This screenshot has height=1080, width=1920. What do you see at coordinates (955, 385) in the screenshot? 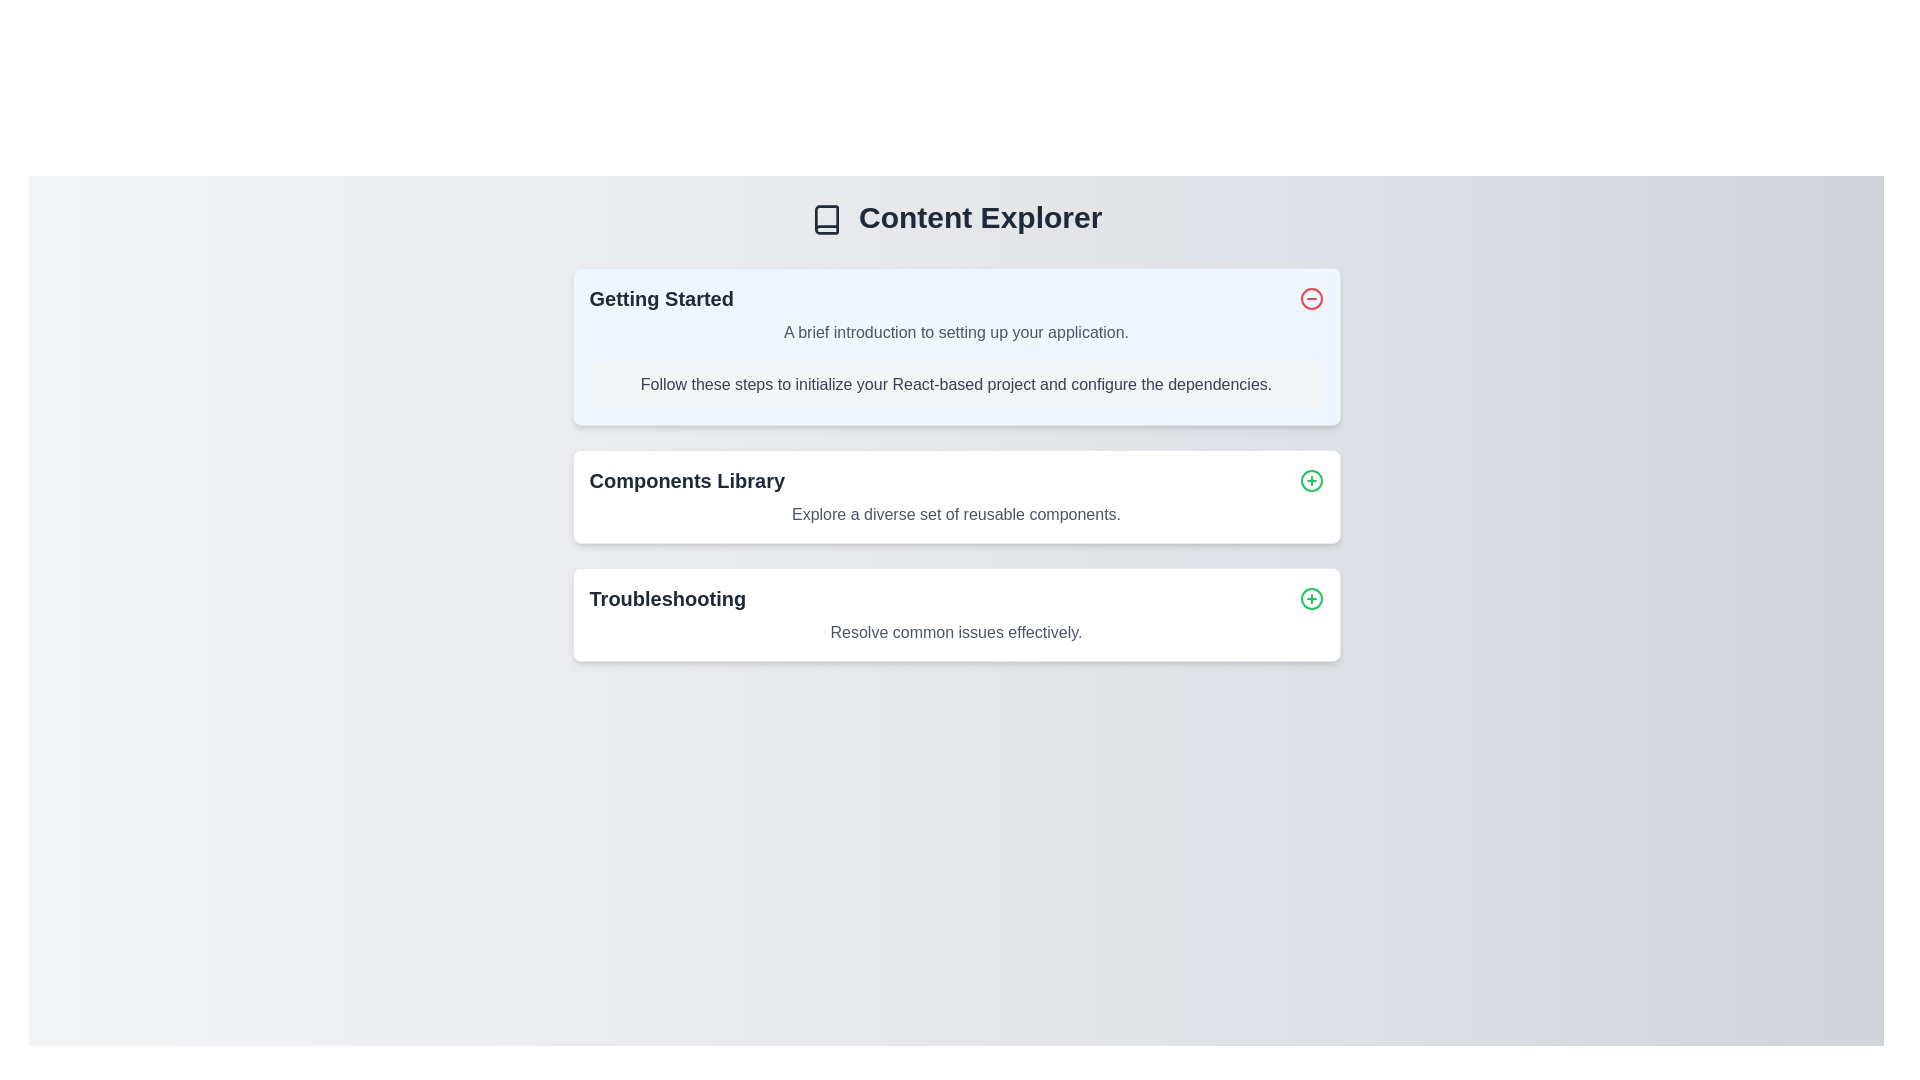
I see `text block displaying 'Follow these steps to initialize your React-based project and configure the dependencies.' which is located in the 'Getting Started' section, centered below the introduction description` at bounding box center [955, 385].